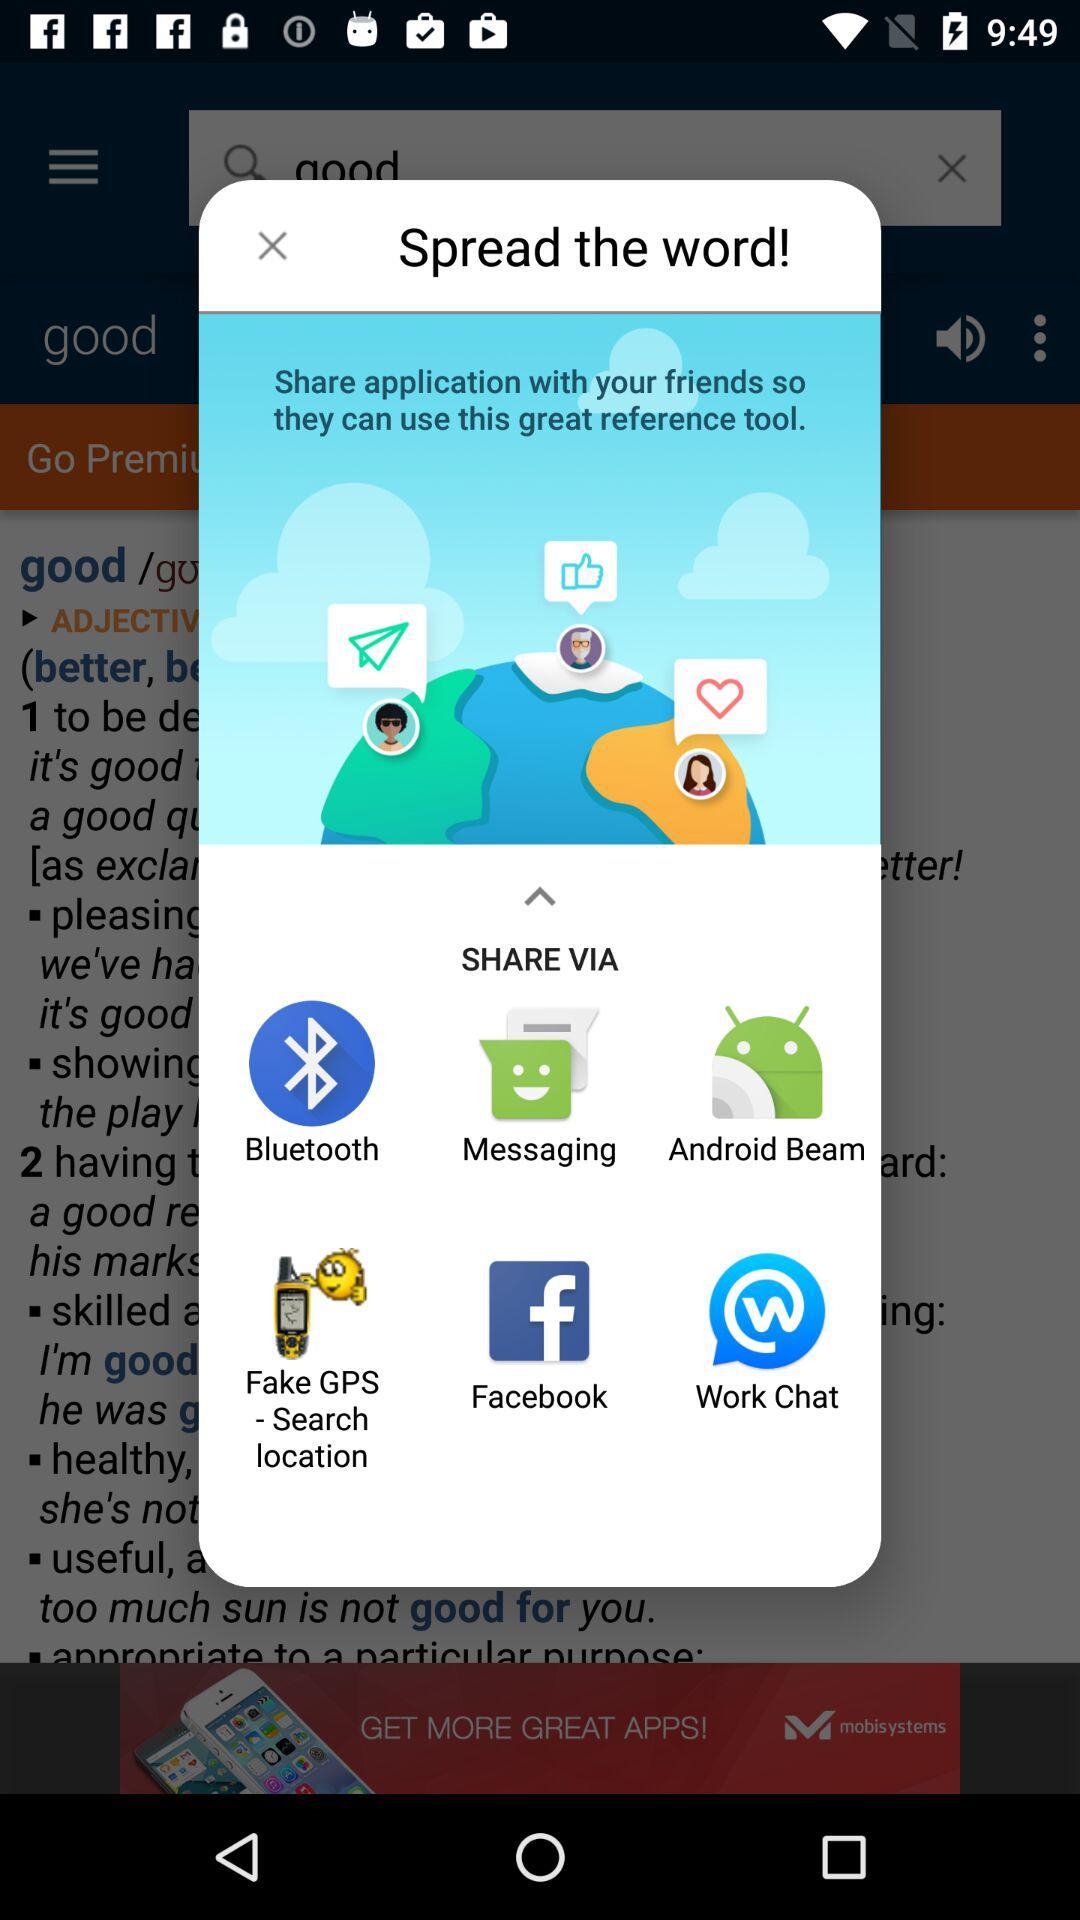  What do you see at coordinates (540, 397) in the screenshot?
I see `item above share via icon` at bounding box center [540, 397].